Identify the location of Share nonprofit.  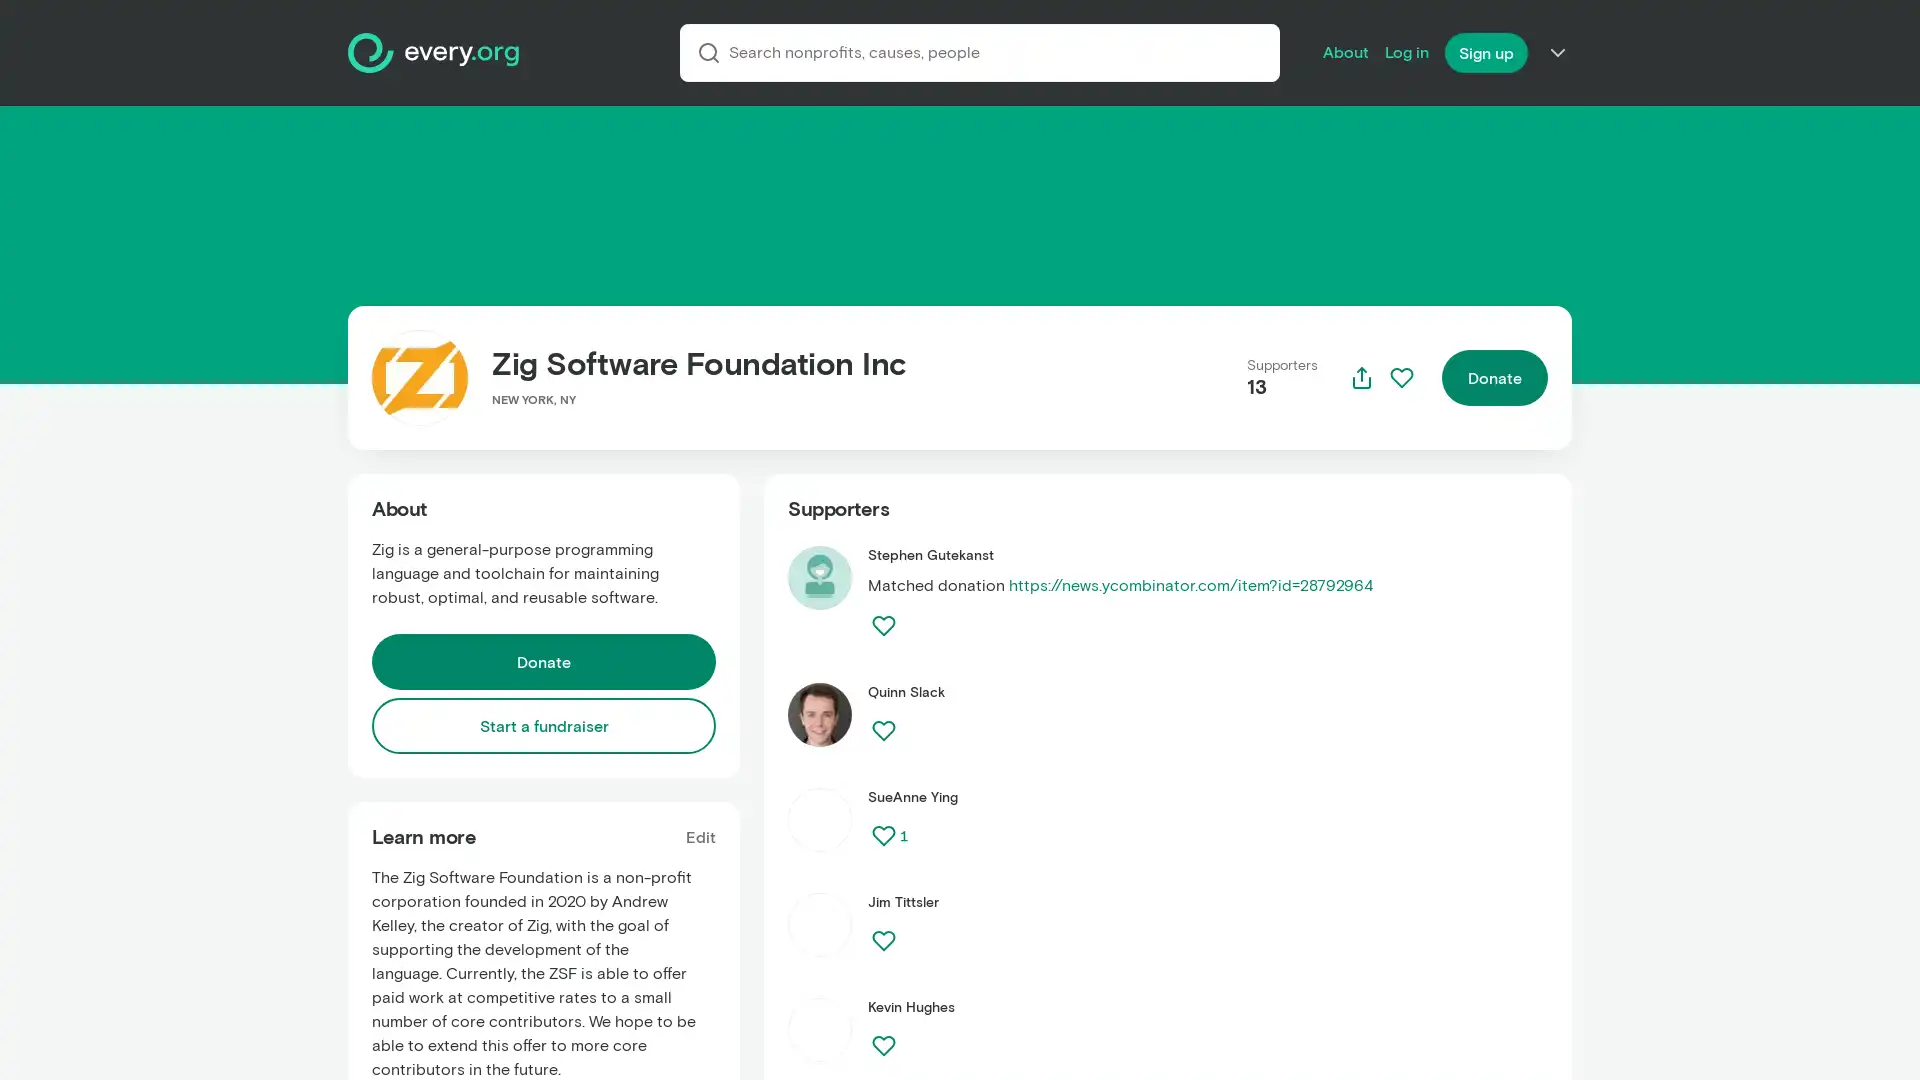
(1361, 378).